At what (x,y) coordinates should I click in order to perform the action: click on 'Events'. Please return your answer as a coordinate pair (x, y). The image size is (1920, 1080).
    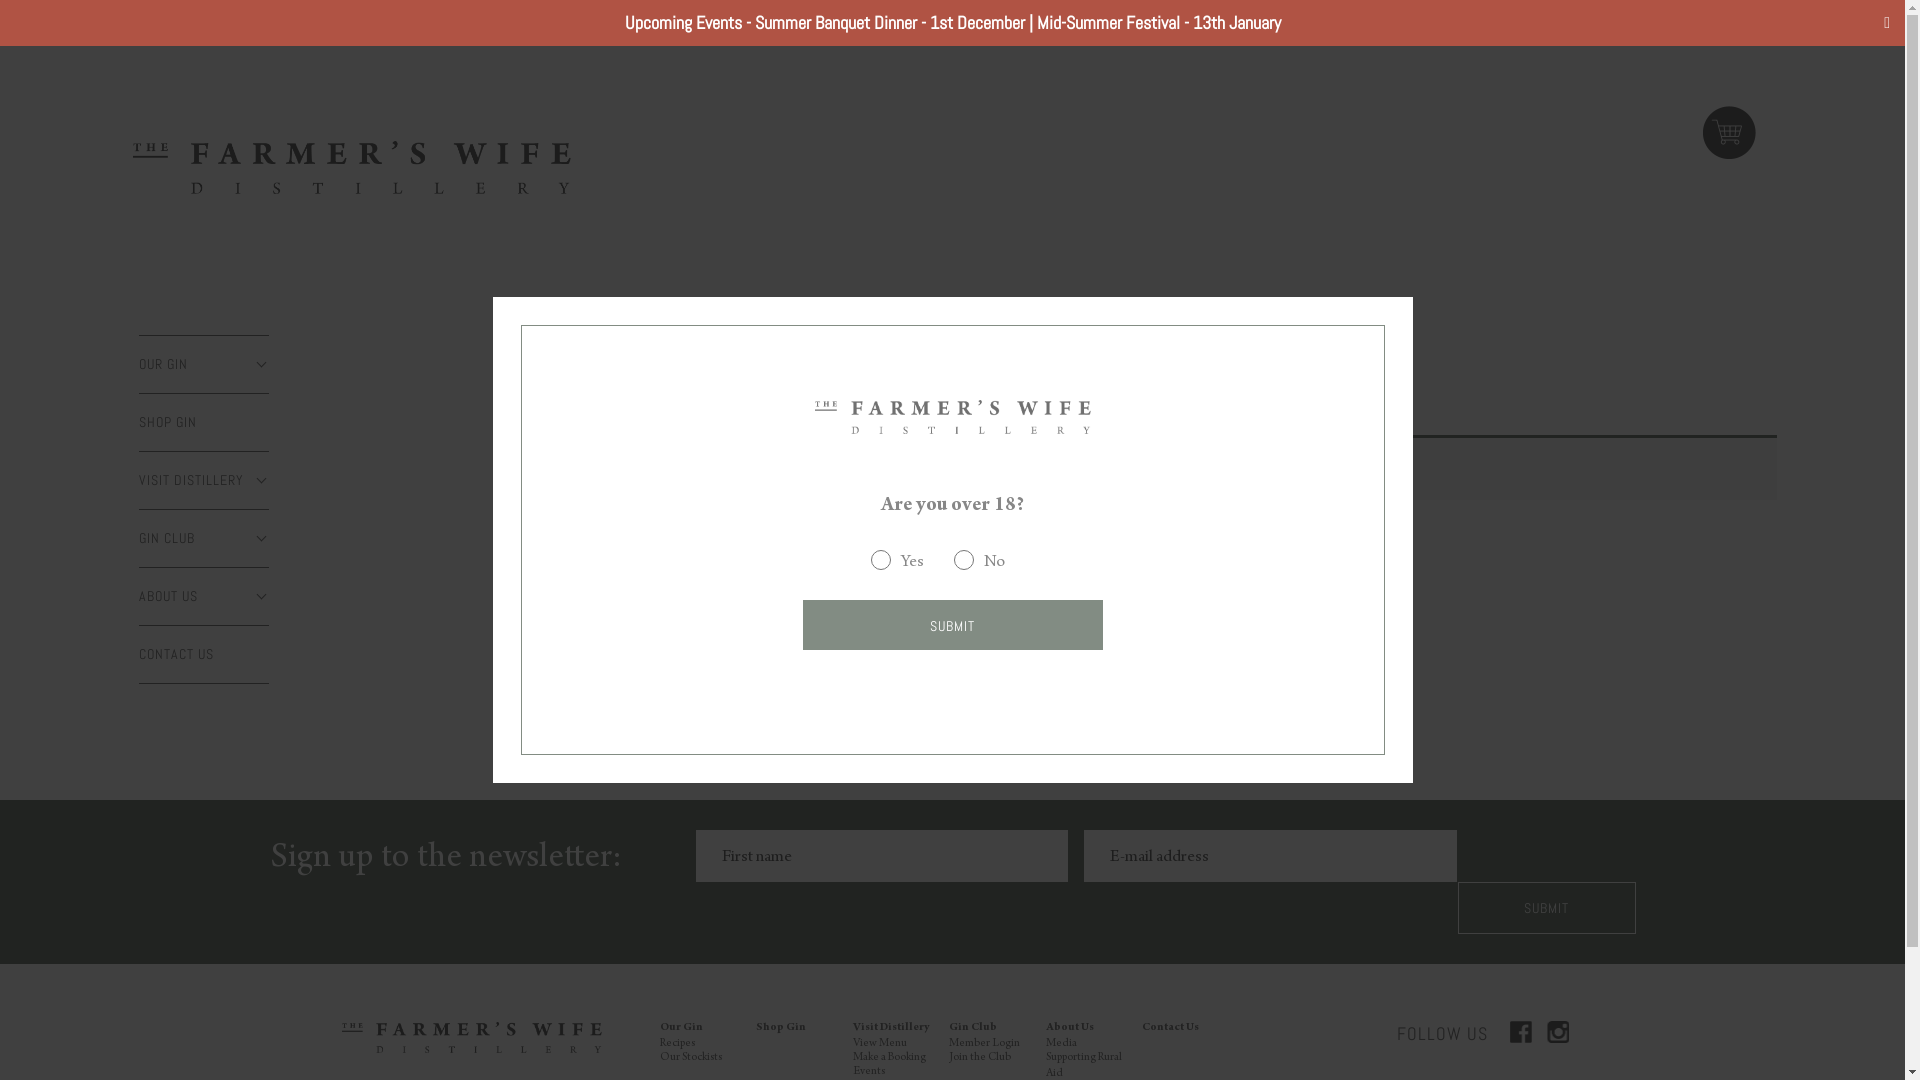
    Looking at the image, I should click on (868, 1071).